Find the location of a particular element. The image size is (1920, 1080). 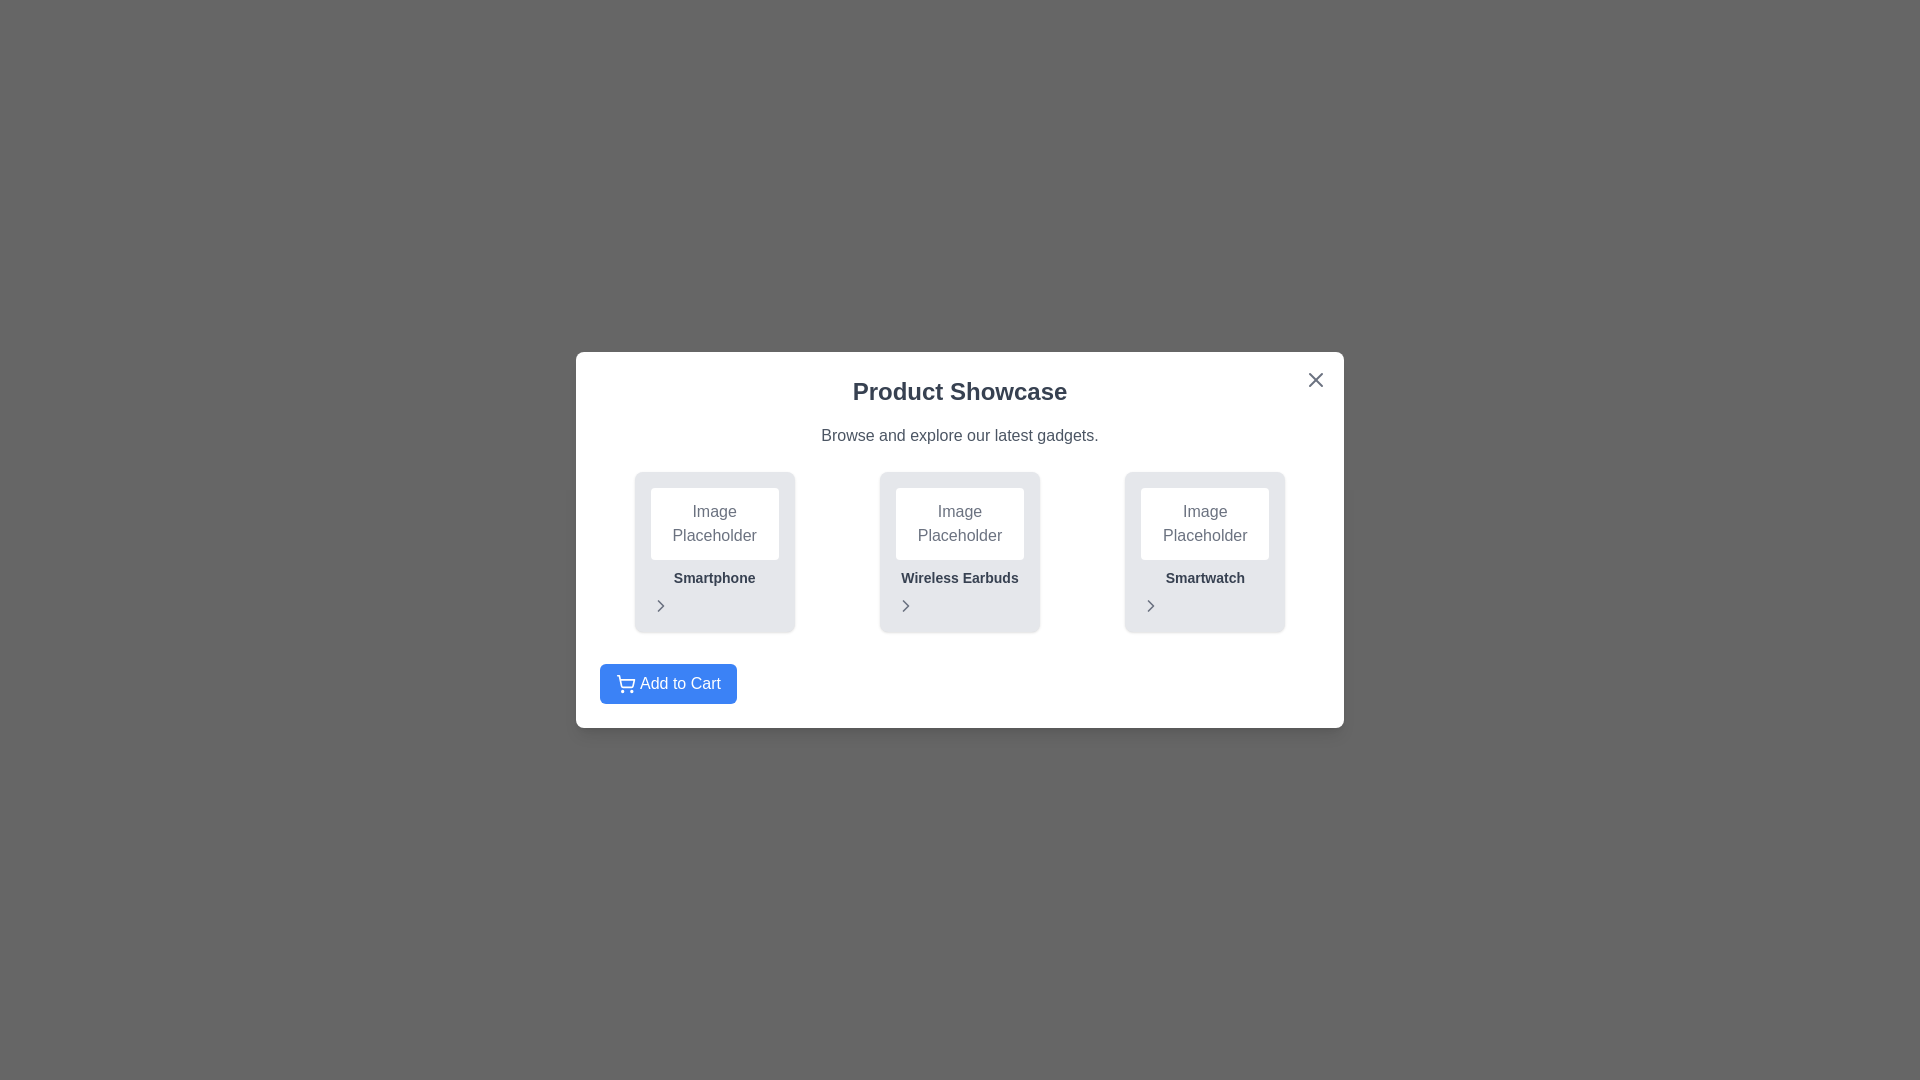

the text label displaying 'Smartwatch' in gray bold font, positioned at the bottom of the third card in a horizontal list of cards is located at coordinates (1204, 578).